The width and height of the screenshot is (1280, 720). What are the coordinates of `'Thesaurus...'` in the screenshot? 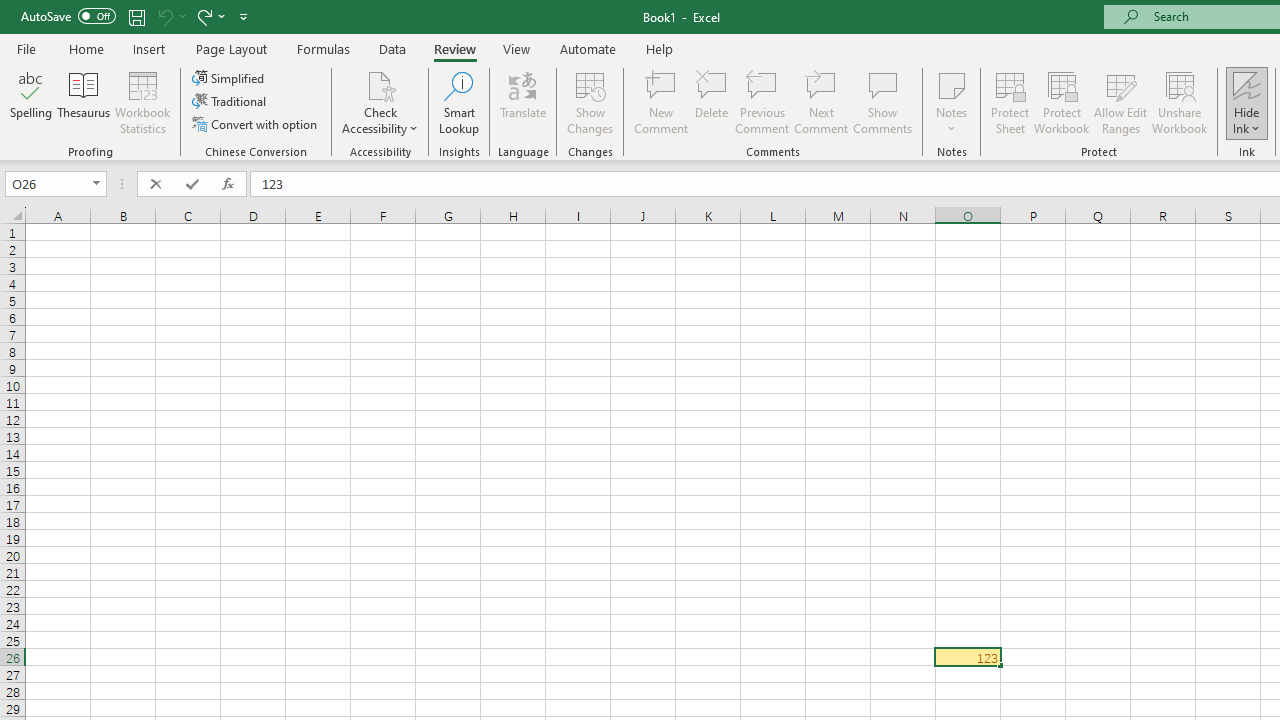 It's located at (82, 103).